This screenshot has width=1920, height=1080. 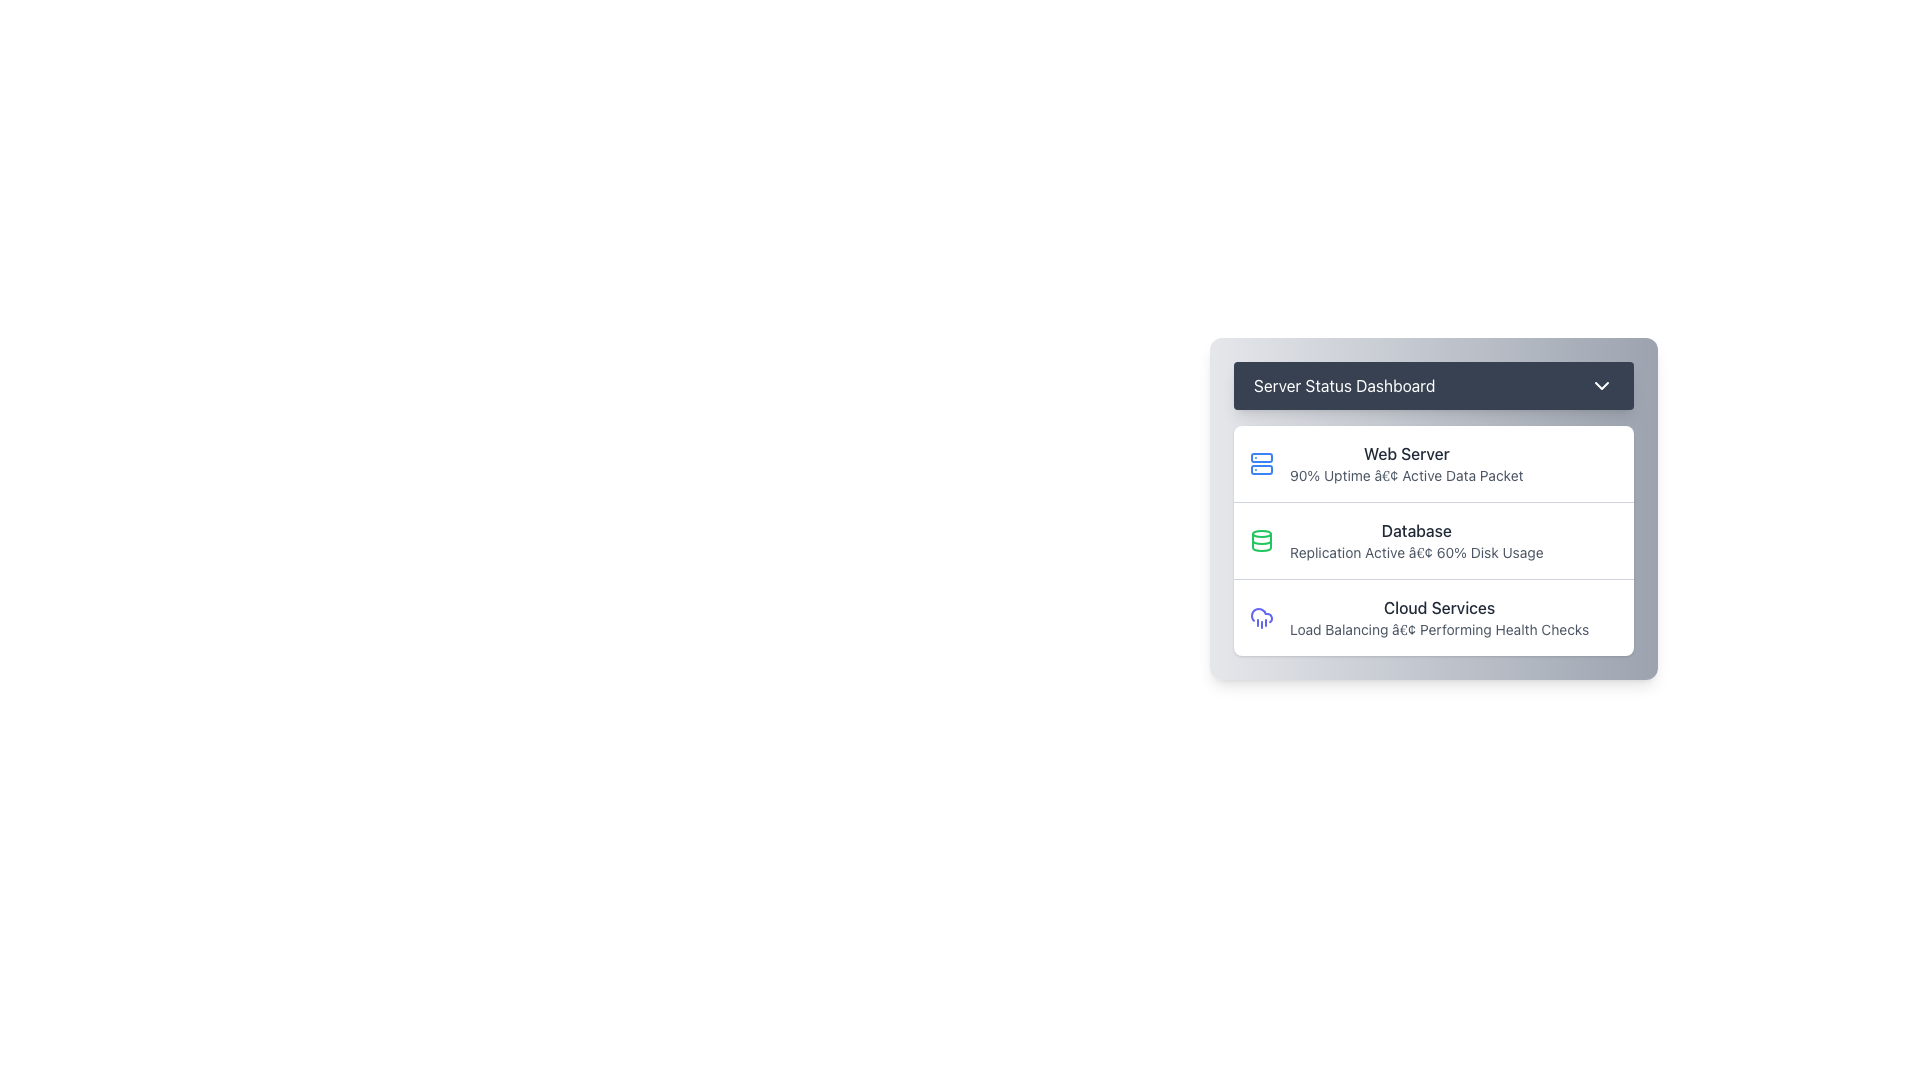 What do you see at coordinates (1433, 463) in the screenshot?
I see `text contained in the Information Card, which displays the status of the web server, including uptime percentage and activity status` at bounding box center [1433, 463].